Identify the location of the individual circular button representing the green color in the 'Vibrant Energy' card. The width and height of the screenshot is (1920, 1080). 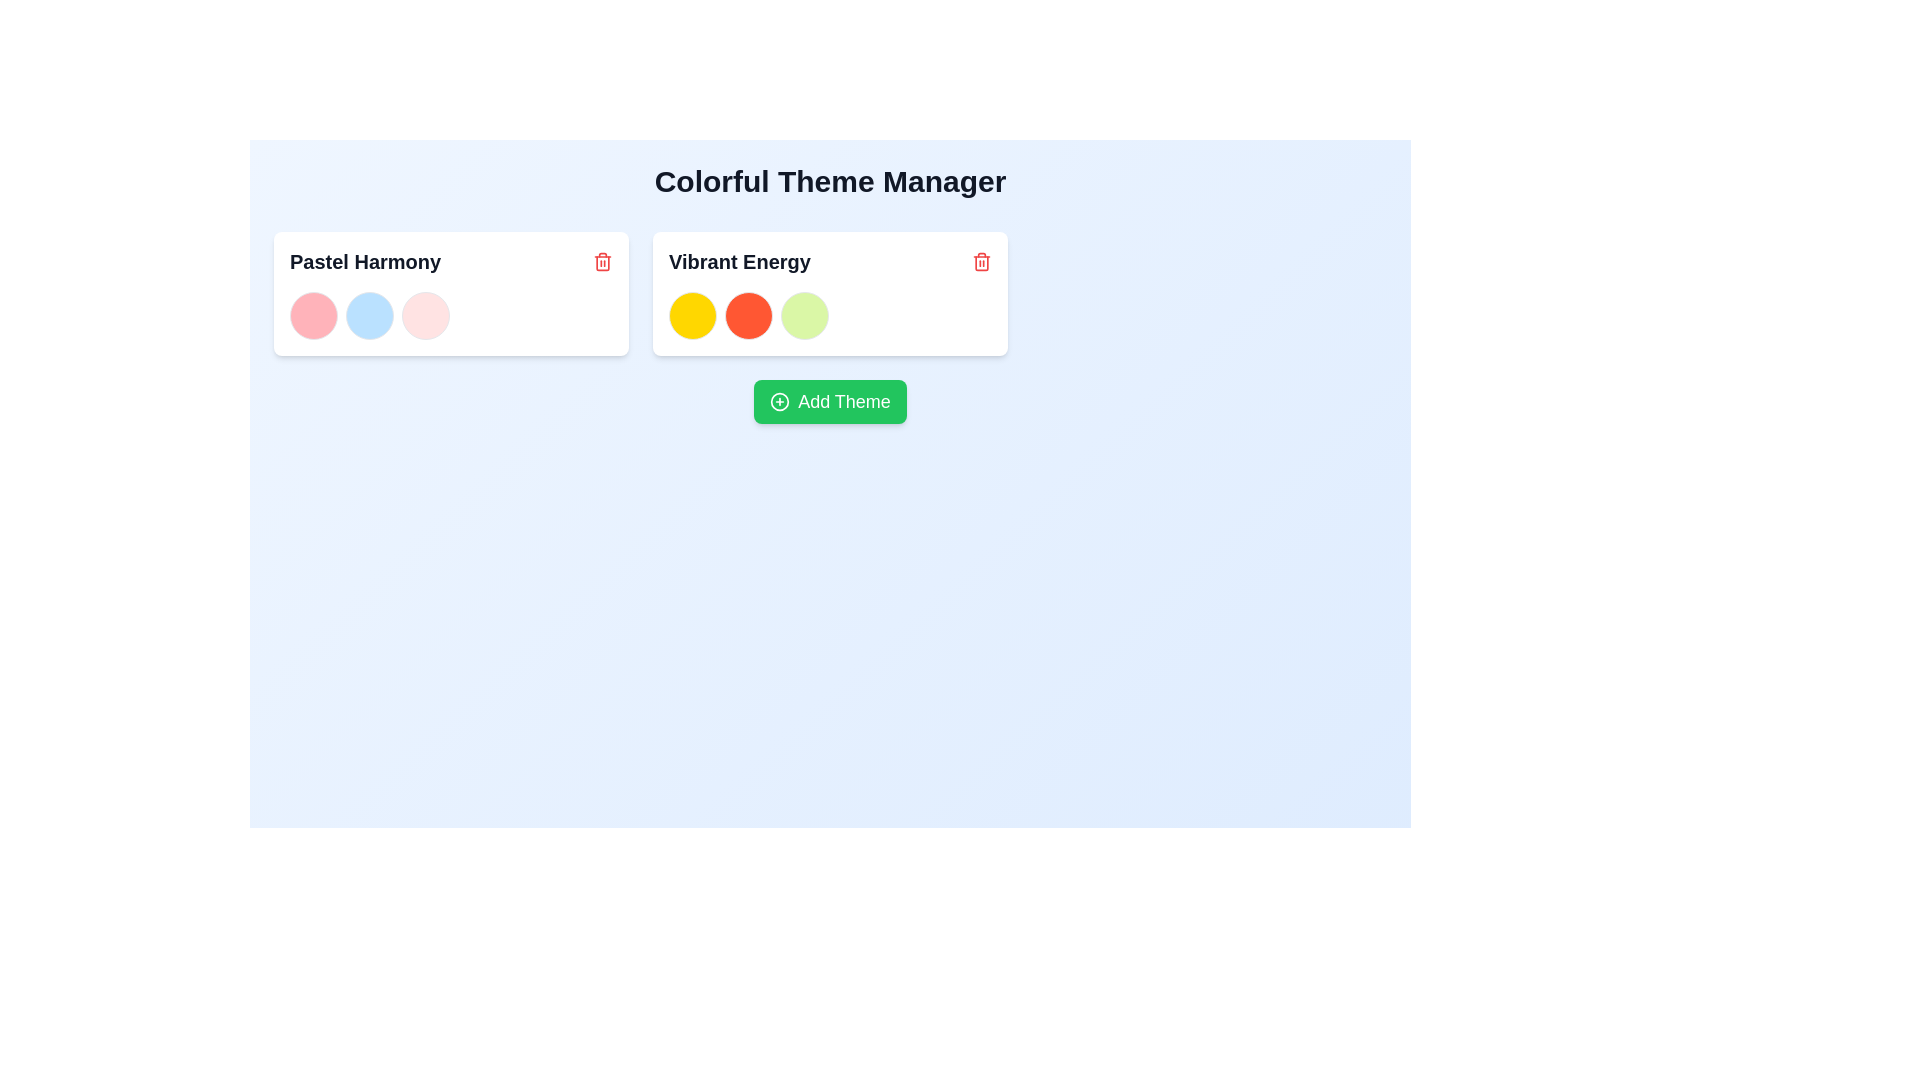
(830, 315).